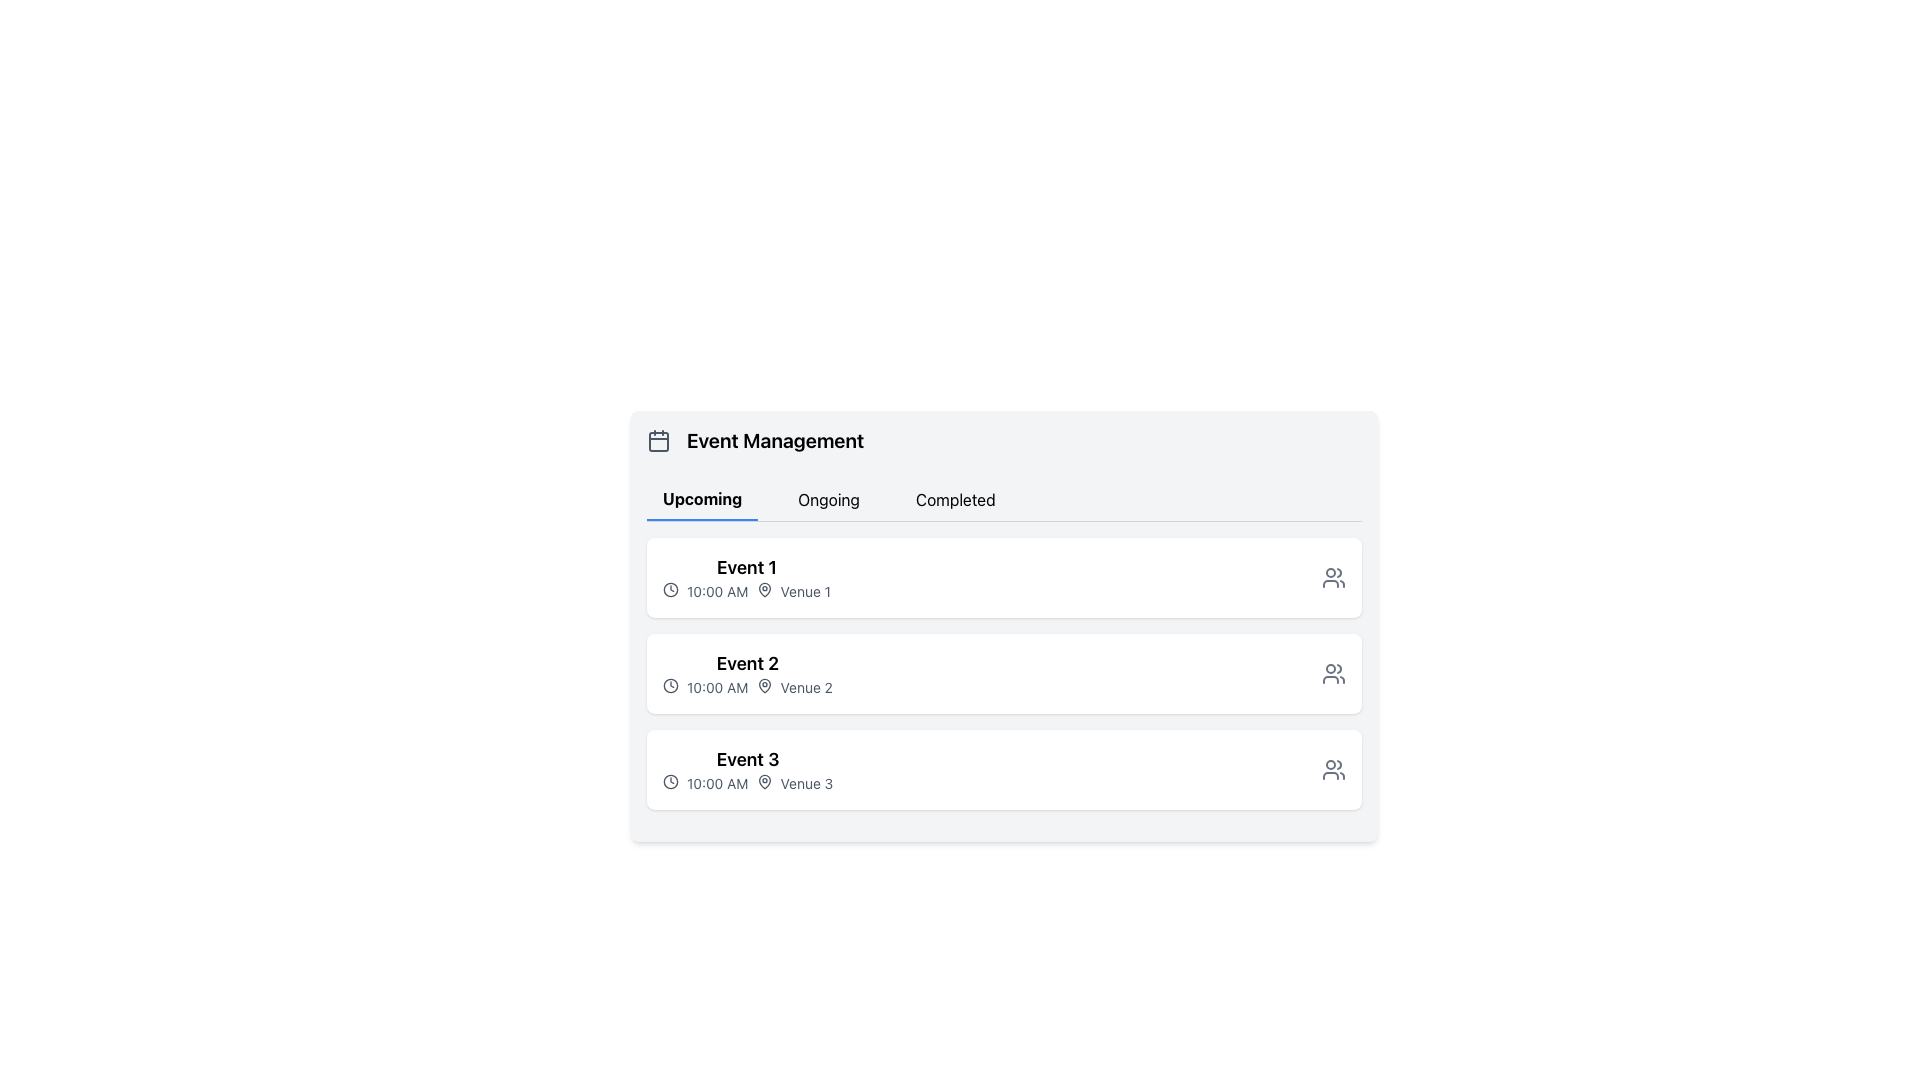 The image size is (1920, 1080). What do you see at coordinates (747, 663) in the screenshot?
I see `the Label/Text Display element that serves as the title for the second event in the list, positioned between 'Event 1' and 'Event 3'` at bounding box center [747, 663].